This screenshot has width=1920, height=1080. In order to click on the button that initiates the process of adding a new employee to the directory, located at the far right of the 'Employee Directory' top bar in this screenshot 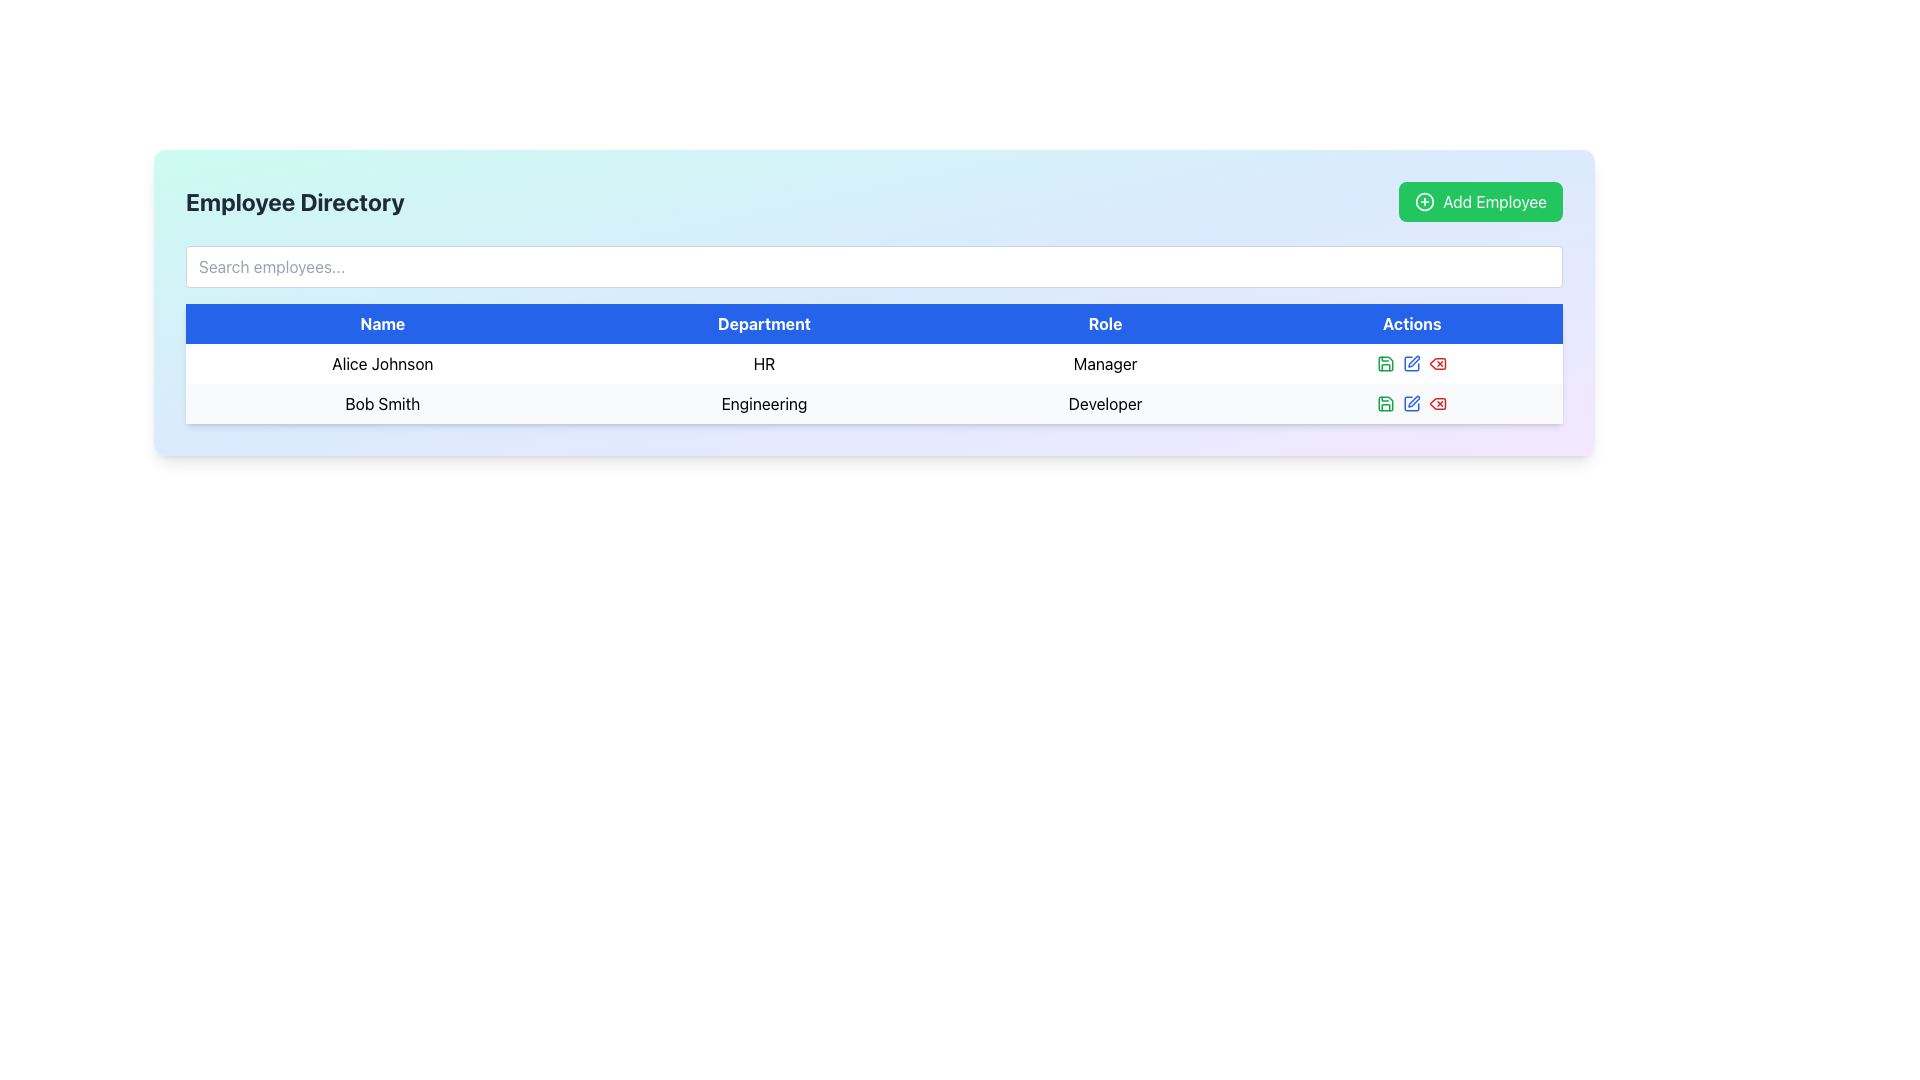, I will do `click(1481, 201)`.